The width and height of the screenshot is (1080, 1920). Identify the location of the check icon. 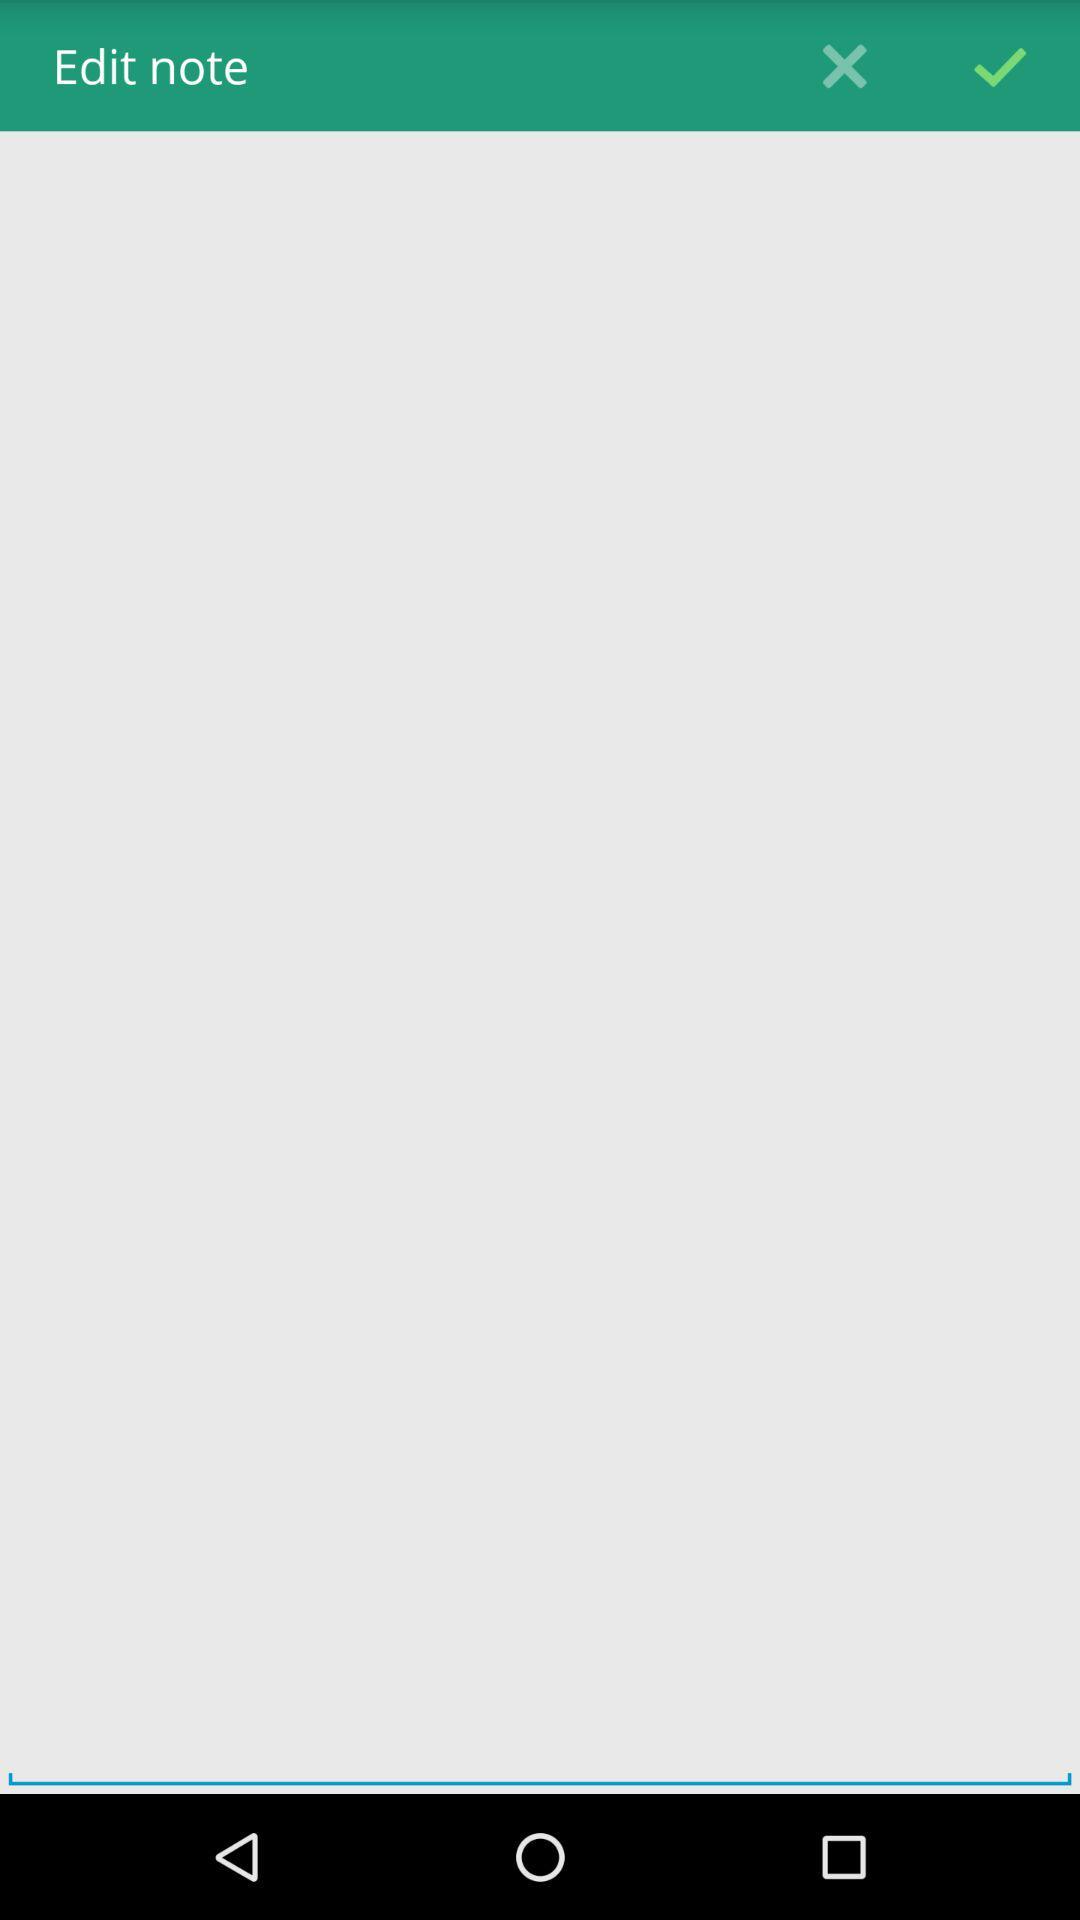
(1001, 70).